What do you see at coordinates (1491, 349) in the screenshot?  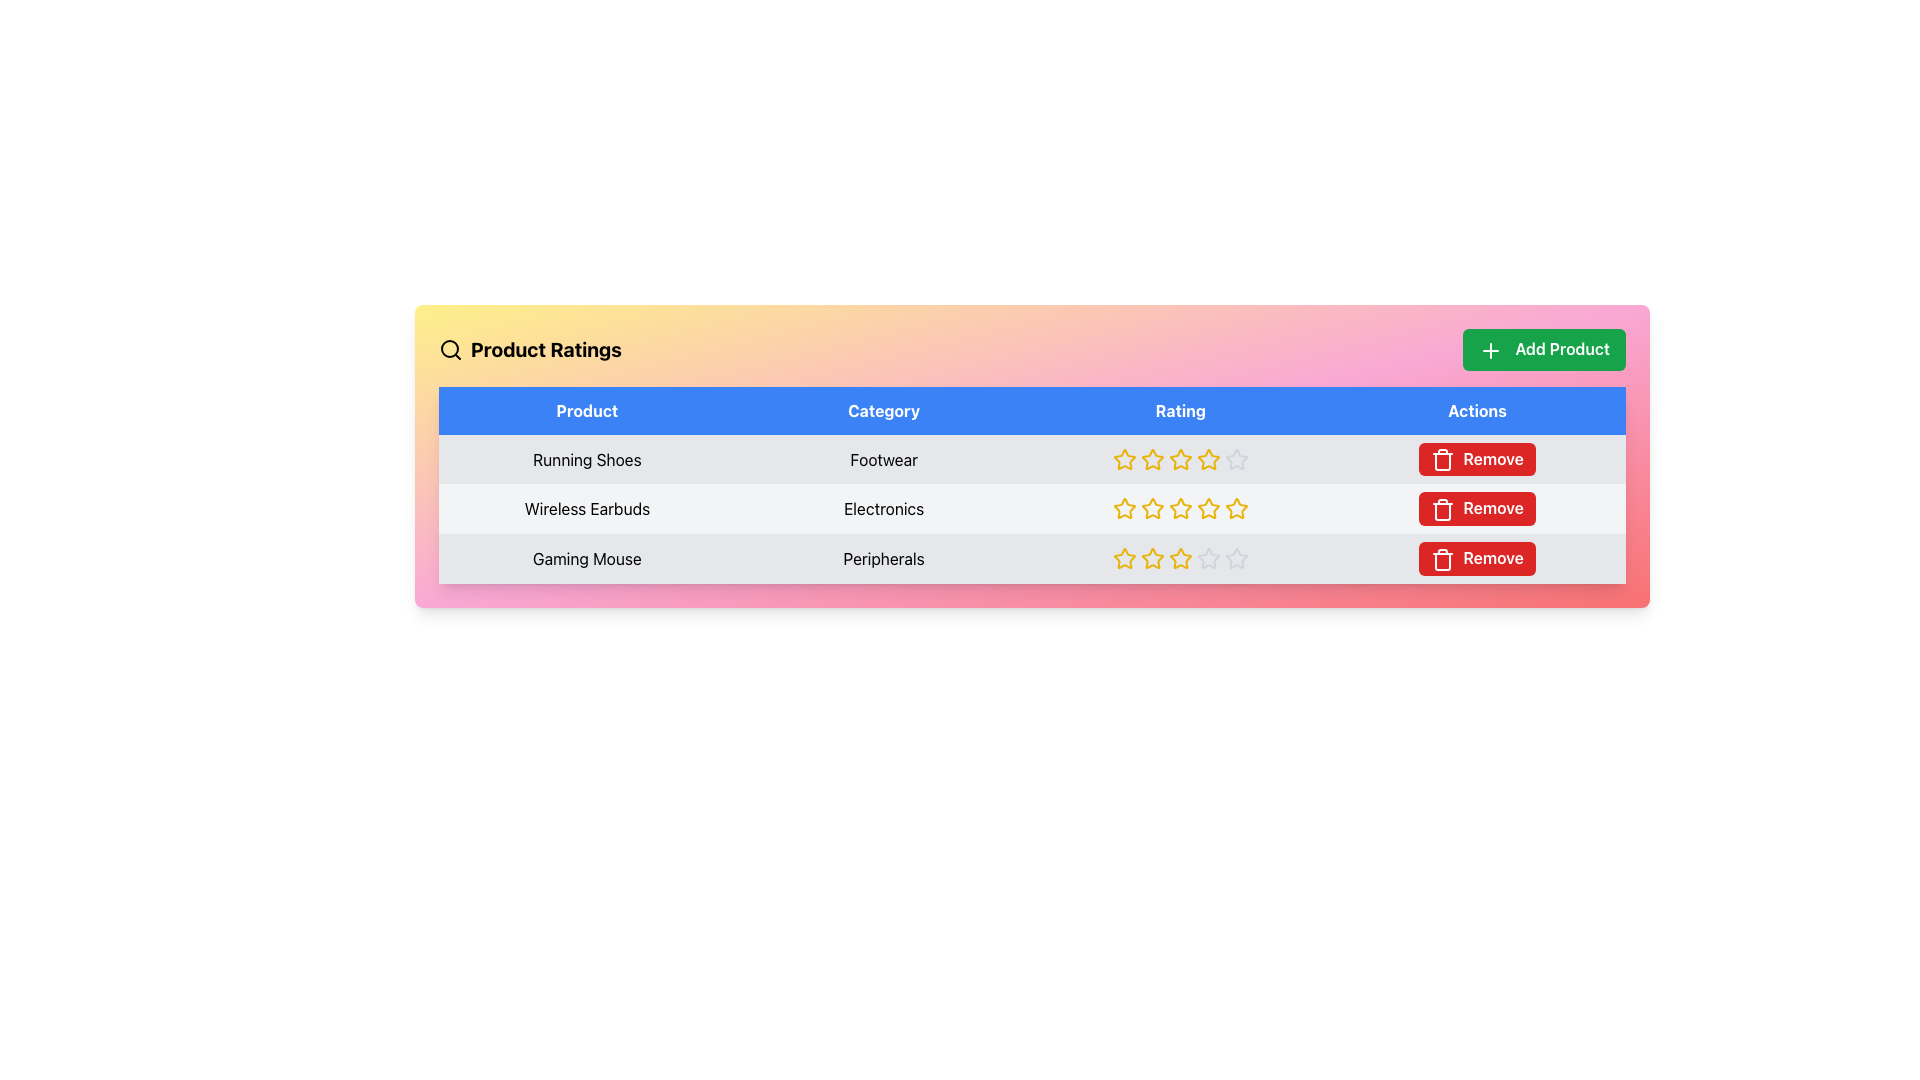 I see `the green plus sign SVG icon located within the 'Add Product' button, positioned at the top-right corner of the interface above the table's 'Actions' column` at bounding box center [1491, 349].